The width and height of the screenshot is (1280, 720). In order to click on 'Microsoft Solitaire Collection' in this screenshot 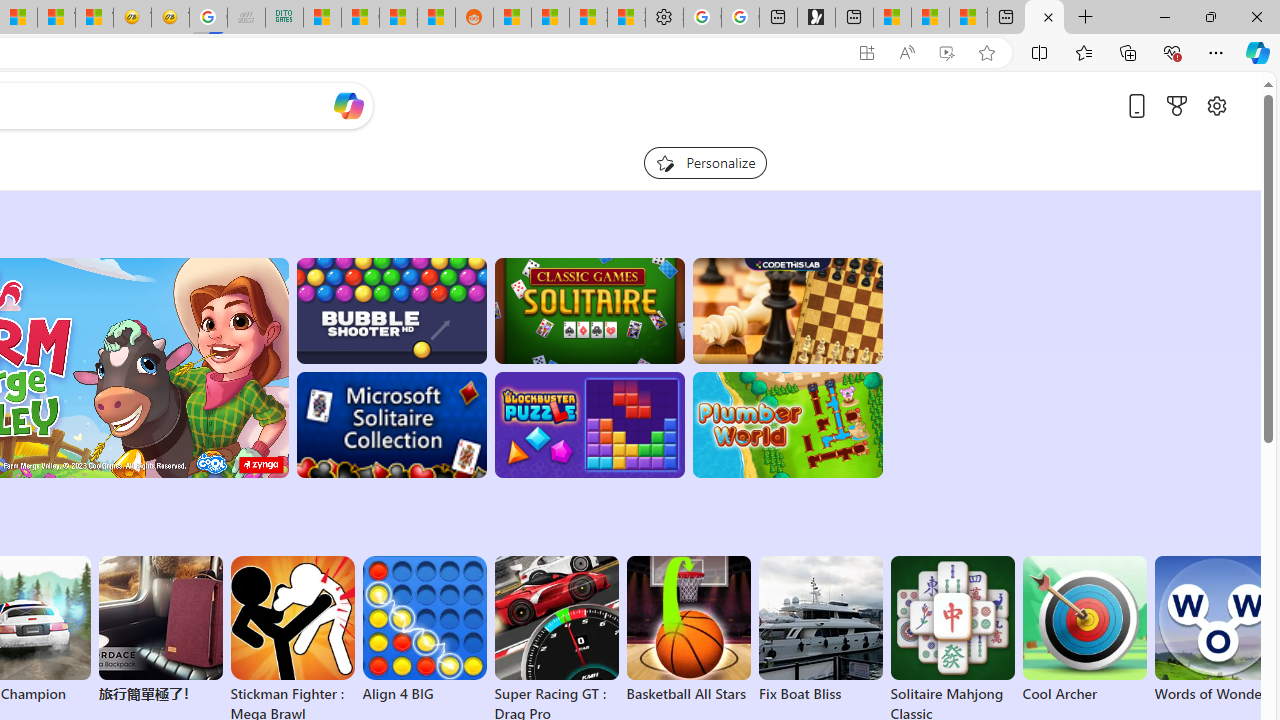, I will do `click(391, 424)`.